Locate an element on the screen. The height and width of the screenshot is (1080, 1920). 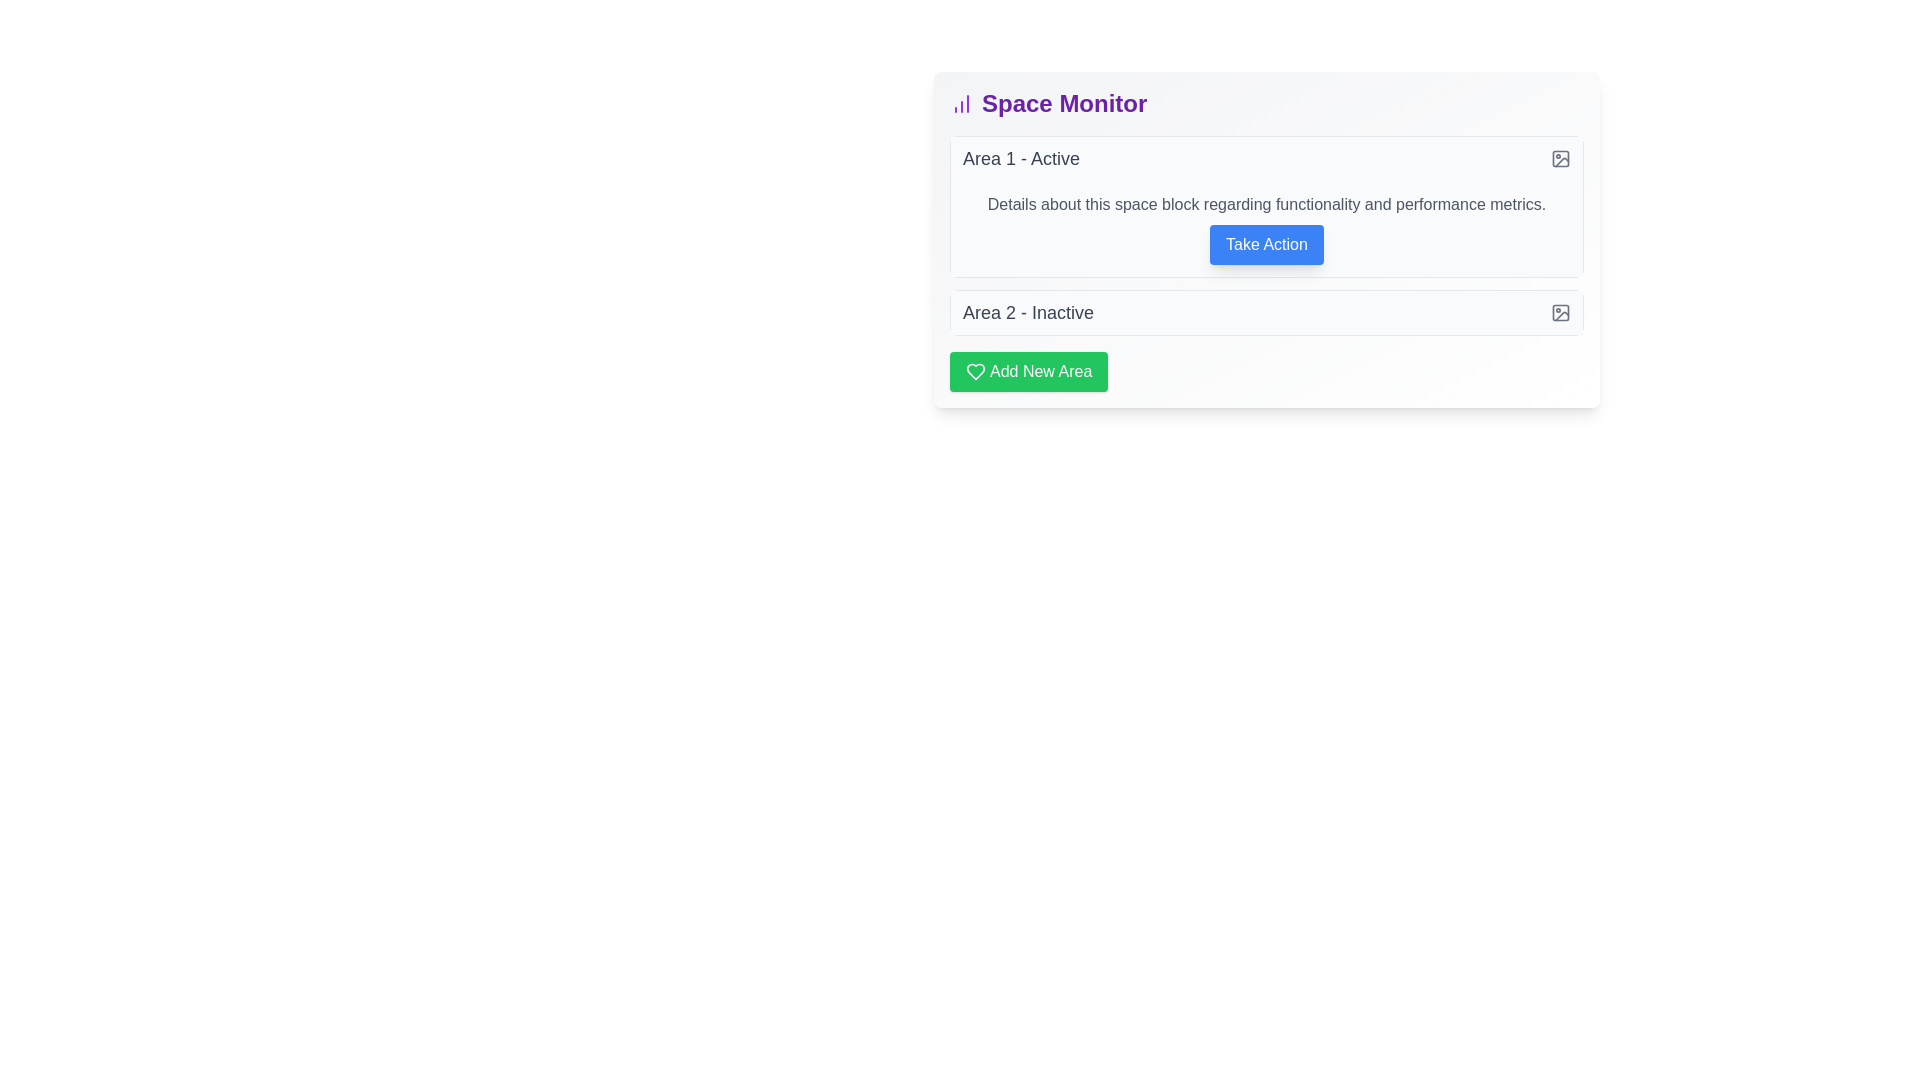
the green rectangular button with a white heart icon and the text 'Add New Area' located at the bottom of the 'Space Monitor' section is located at coordinates (1028, 371).